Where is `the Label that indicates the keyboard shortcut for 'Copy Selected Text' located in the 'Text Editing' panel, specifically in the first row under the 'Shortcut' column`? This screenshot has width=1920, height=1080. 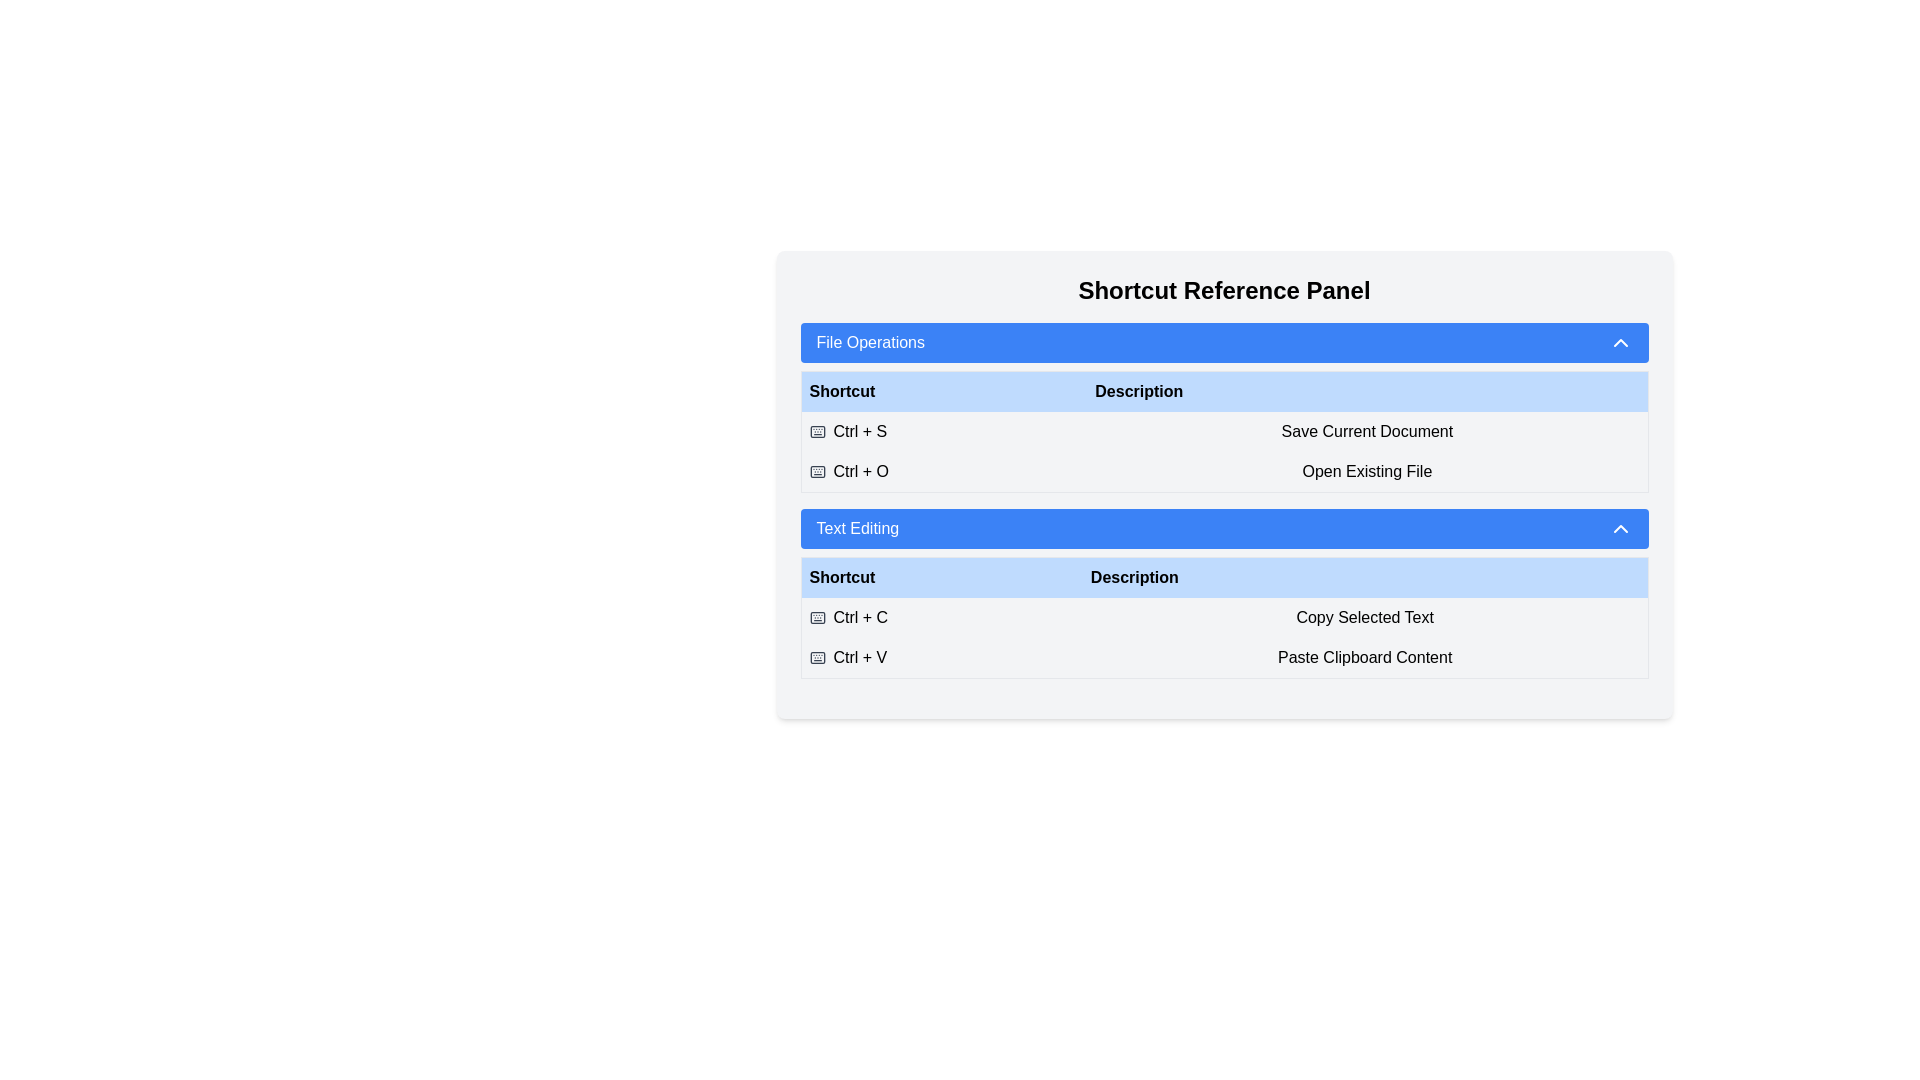
the Label that indicates the keyboard shortcut for 'Copy Selected Text' located in the 'Text Editing' panel, specifically in the first row under the 'Shortcut' column is located at coordinates (860, 616).